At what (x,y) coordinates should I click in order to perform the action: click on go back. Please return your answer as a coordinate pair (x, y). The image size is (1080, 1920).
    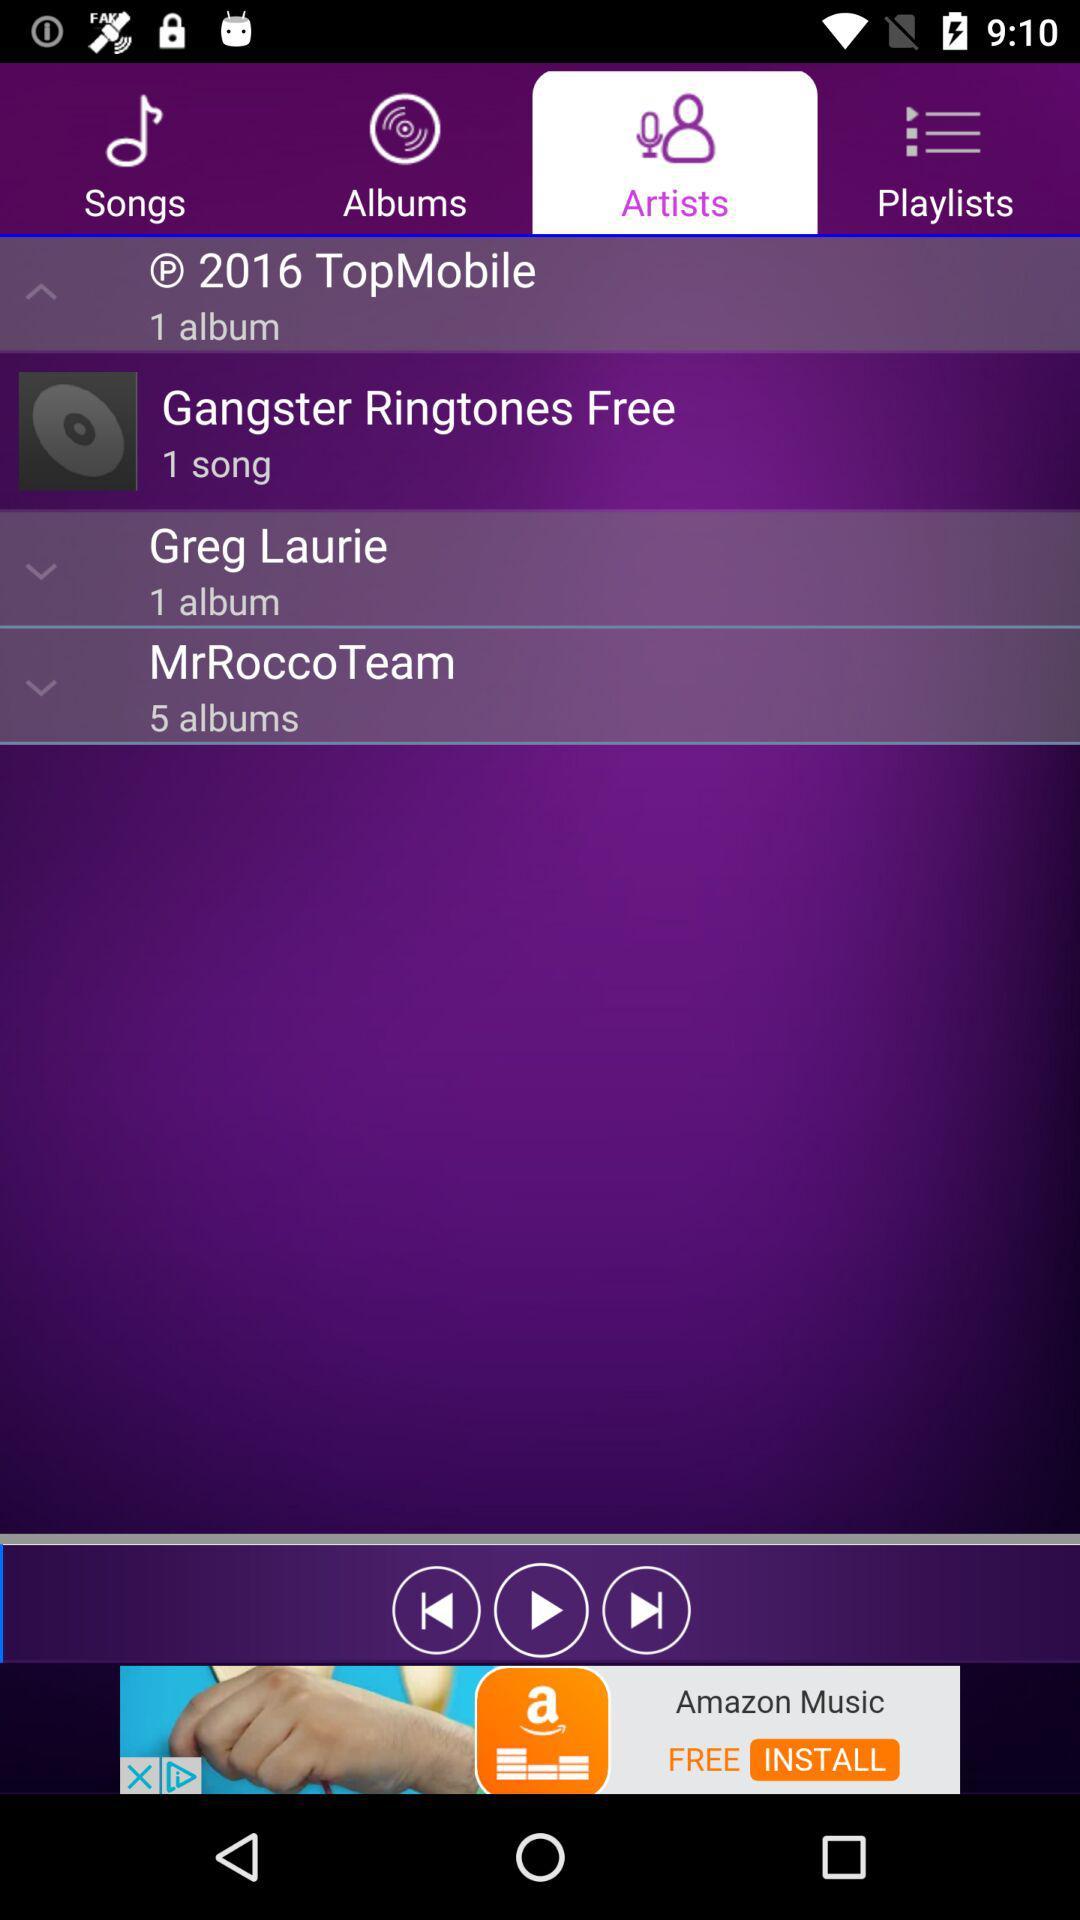
    Looking at the image, I should click on (435, 1610).